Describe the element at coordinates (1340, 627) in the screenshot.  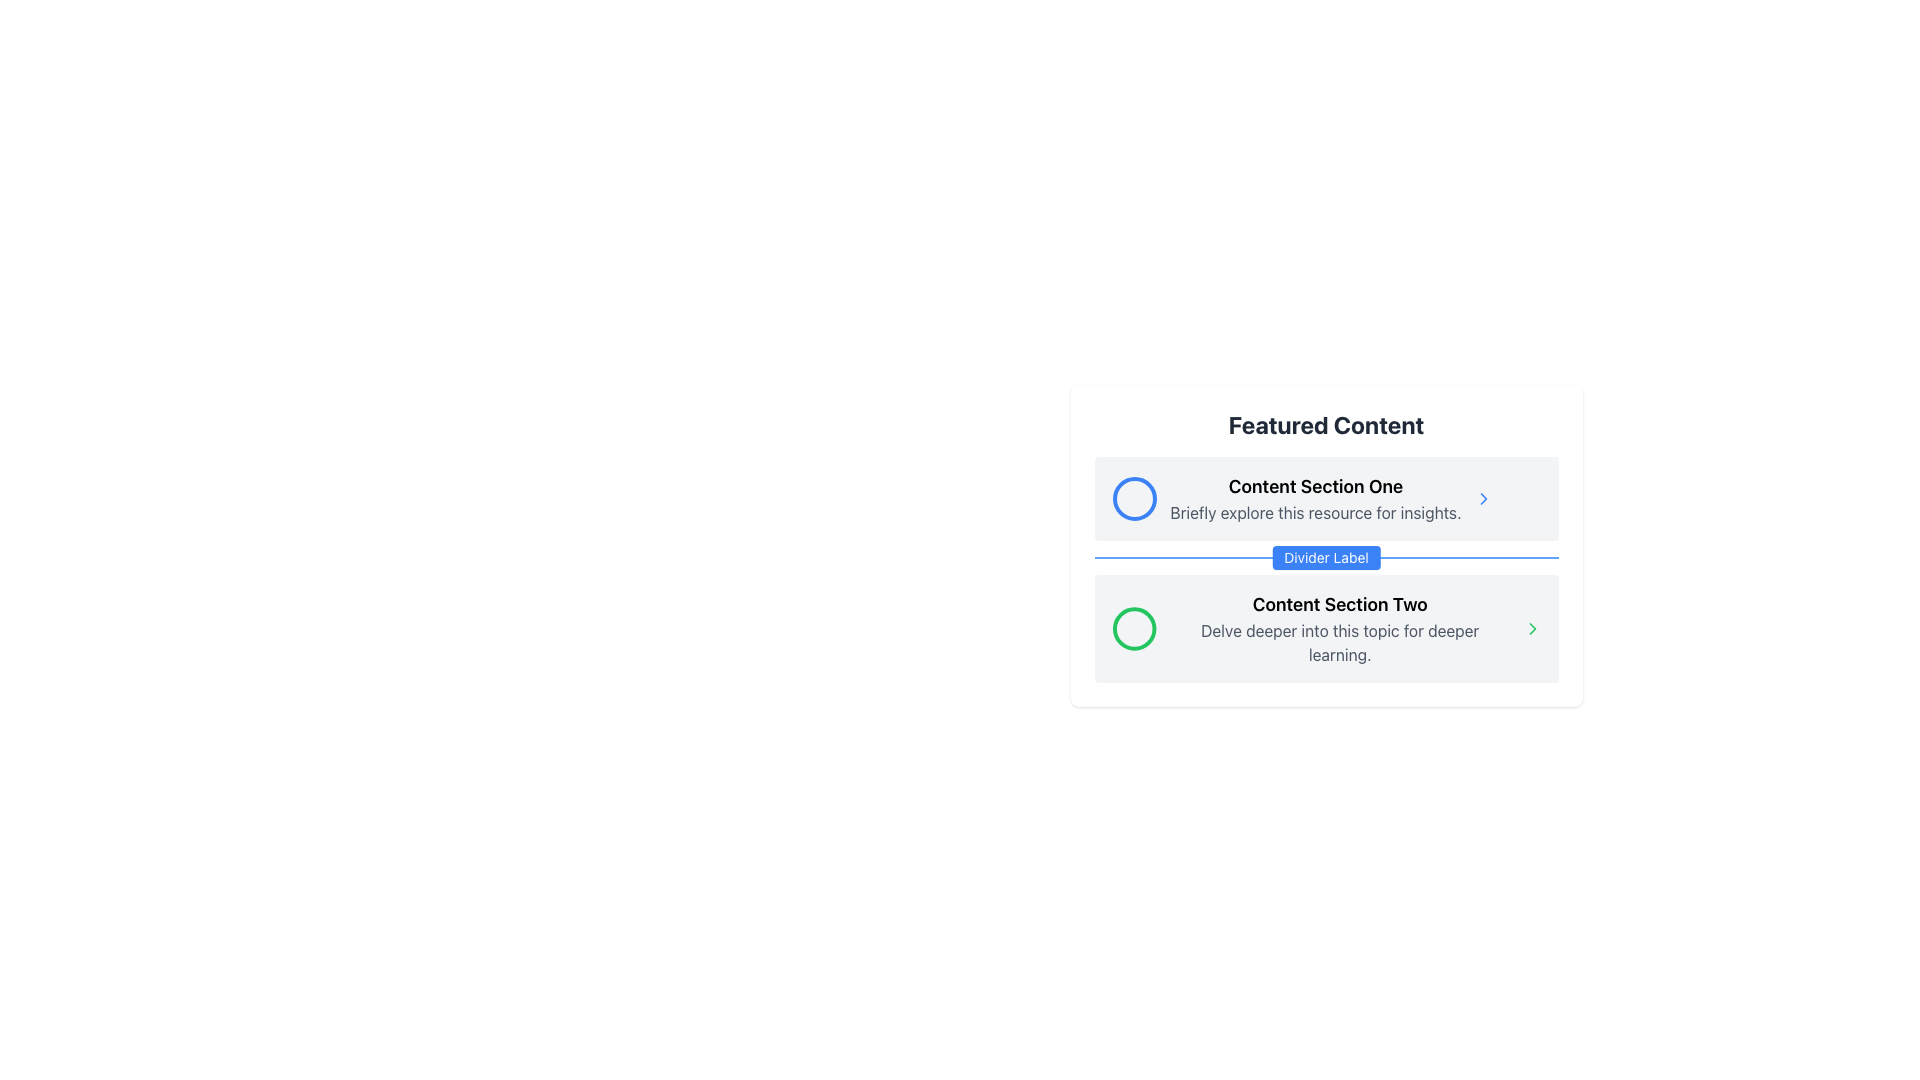
I see `textual content block that features the header 'Content Section Two' and the subtext 'Delve deeper into this topic for deeper learning.' This block is located in the second card of the featured content section, below the first card labeled 'Content Section One.'` at that location.